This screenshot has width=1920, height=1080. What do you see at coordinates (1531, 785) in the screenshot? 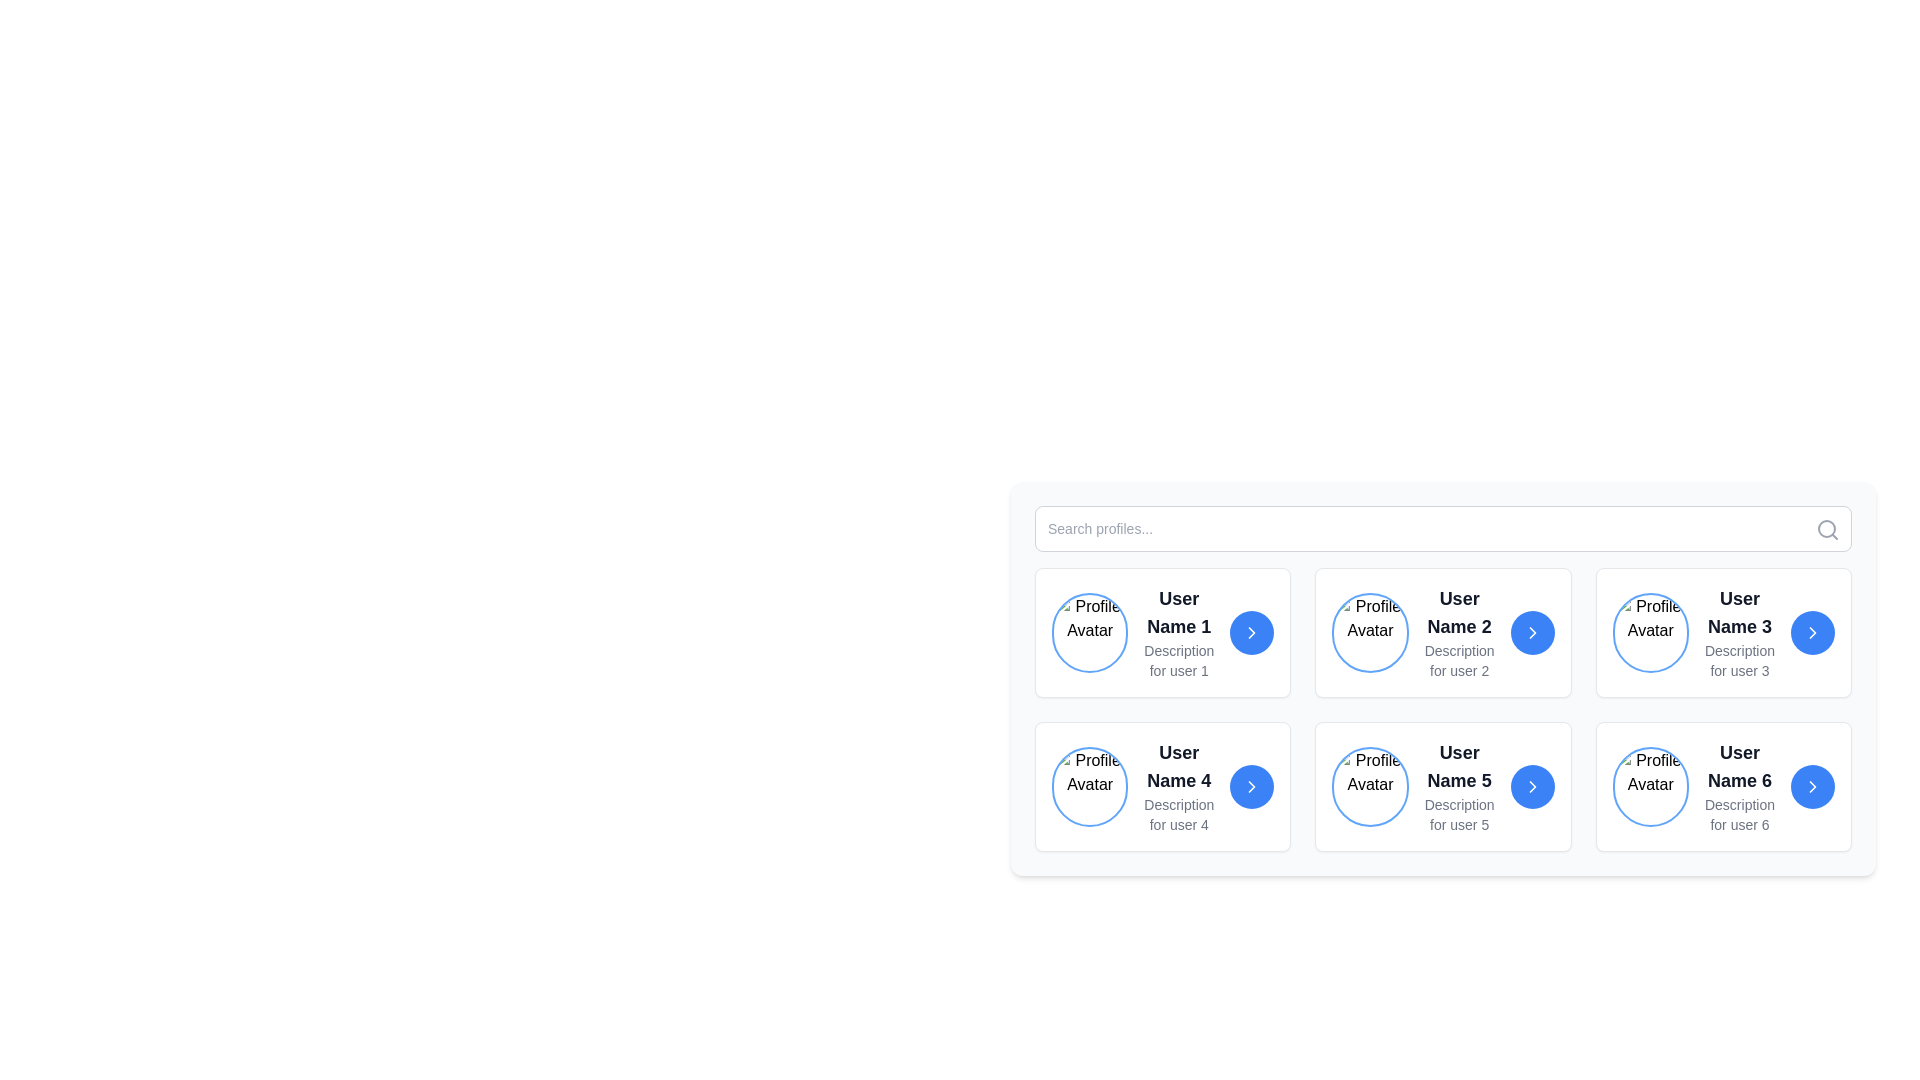
I see `the right-facing chevron arrow icon located in the bottom-right corner of the card for 'User Name 5' to trigger tooltips or visual feedback` at bounding box center [1531, 785].